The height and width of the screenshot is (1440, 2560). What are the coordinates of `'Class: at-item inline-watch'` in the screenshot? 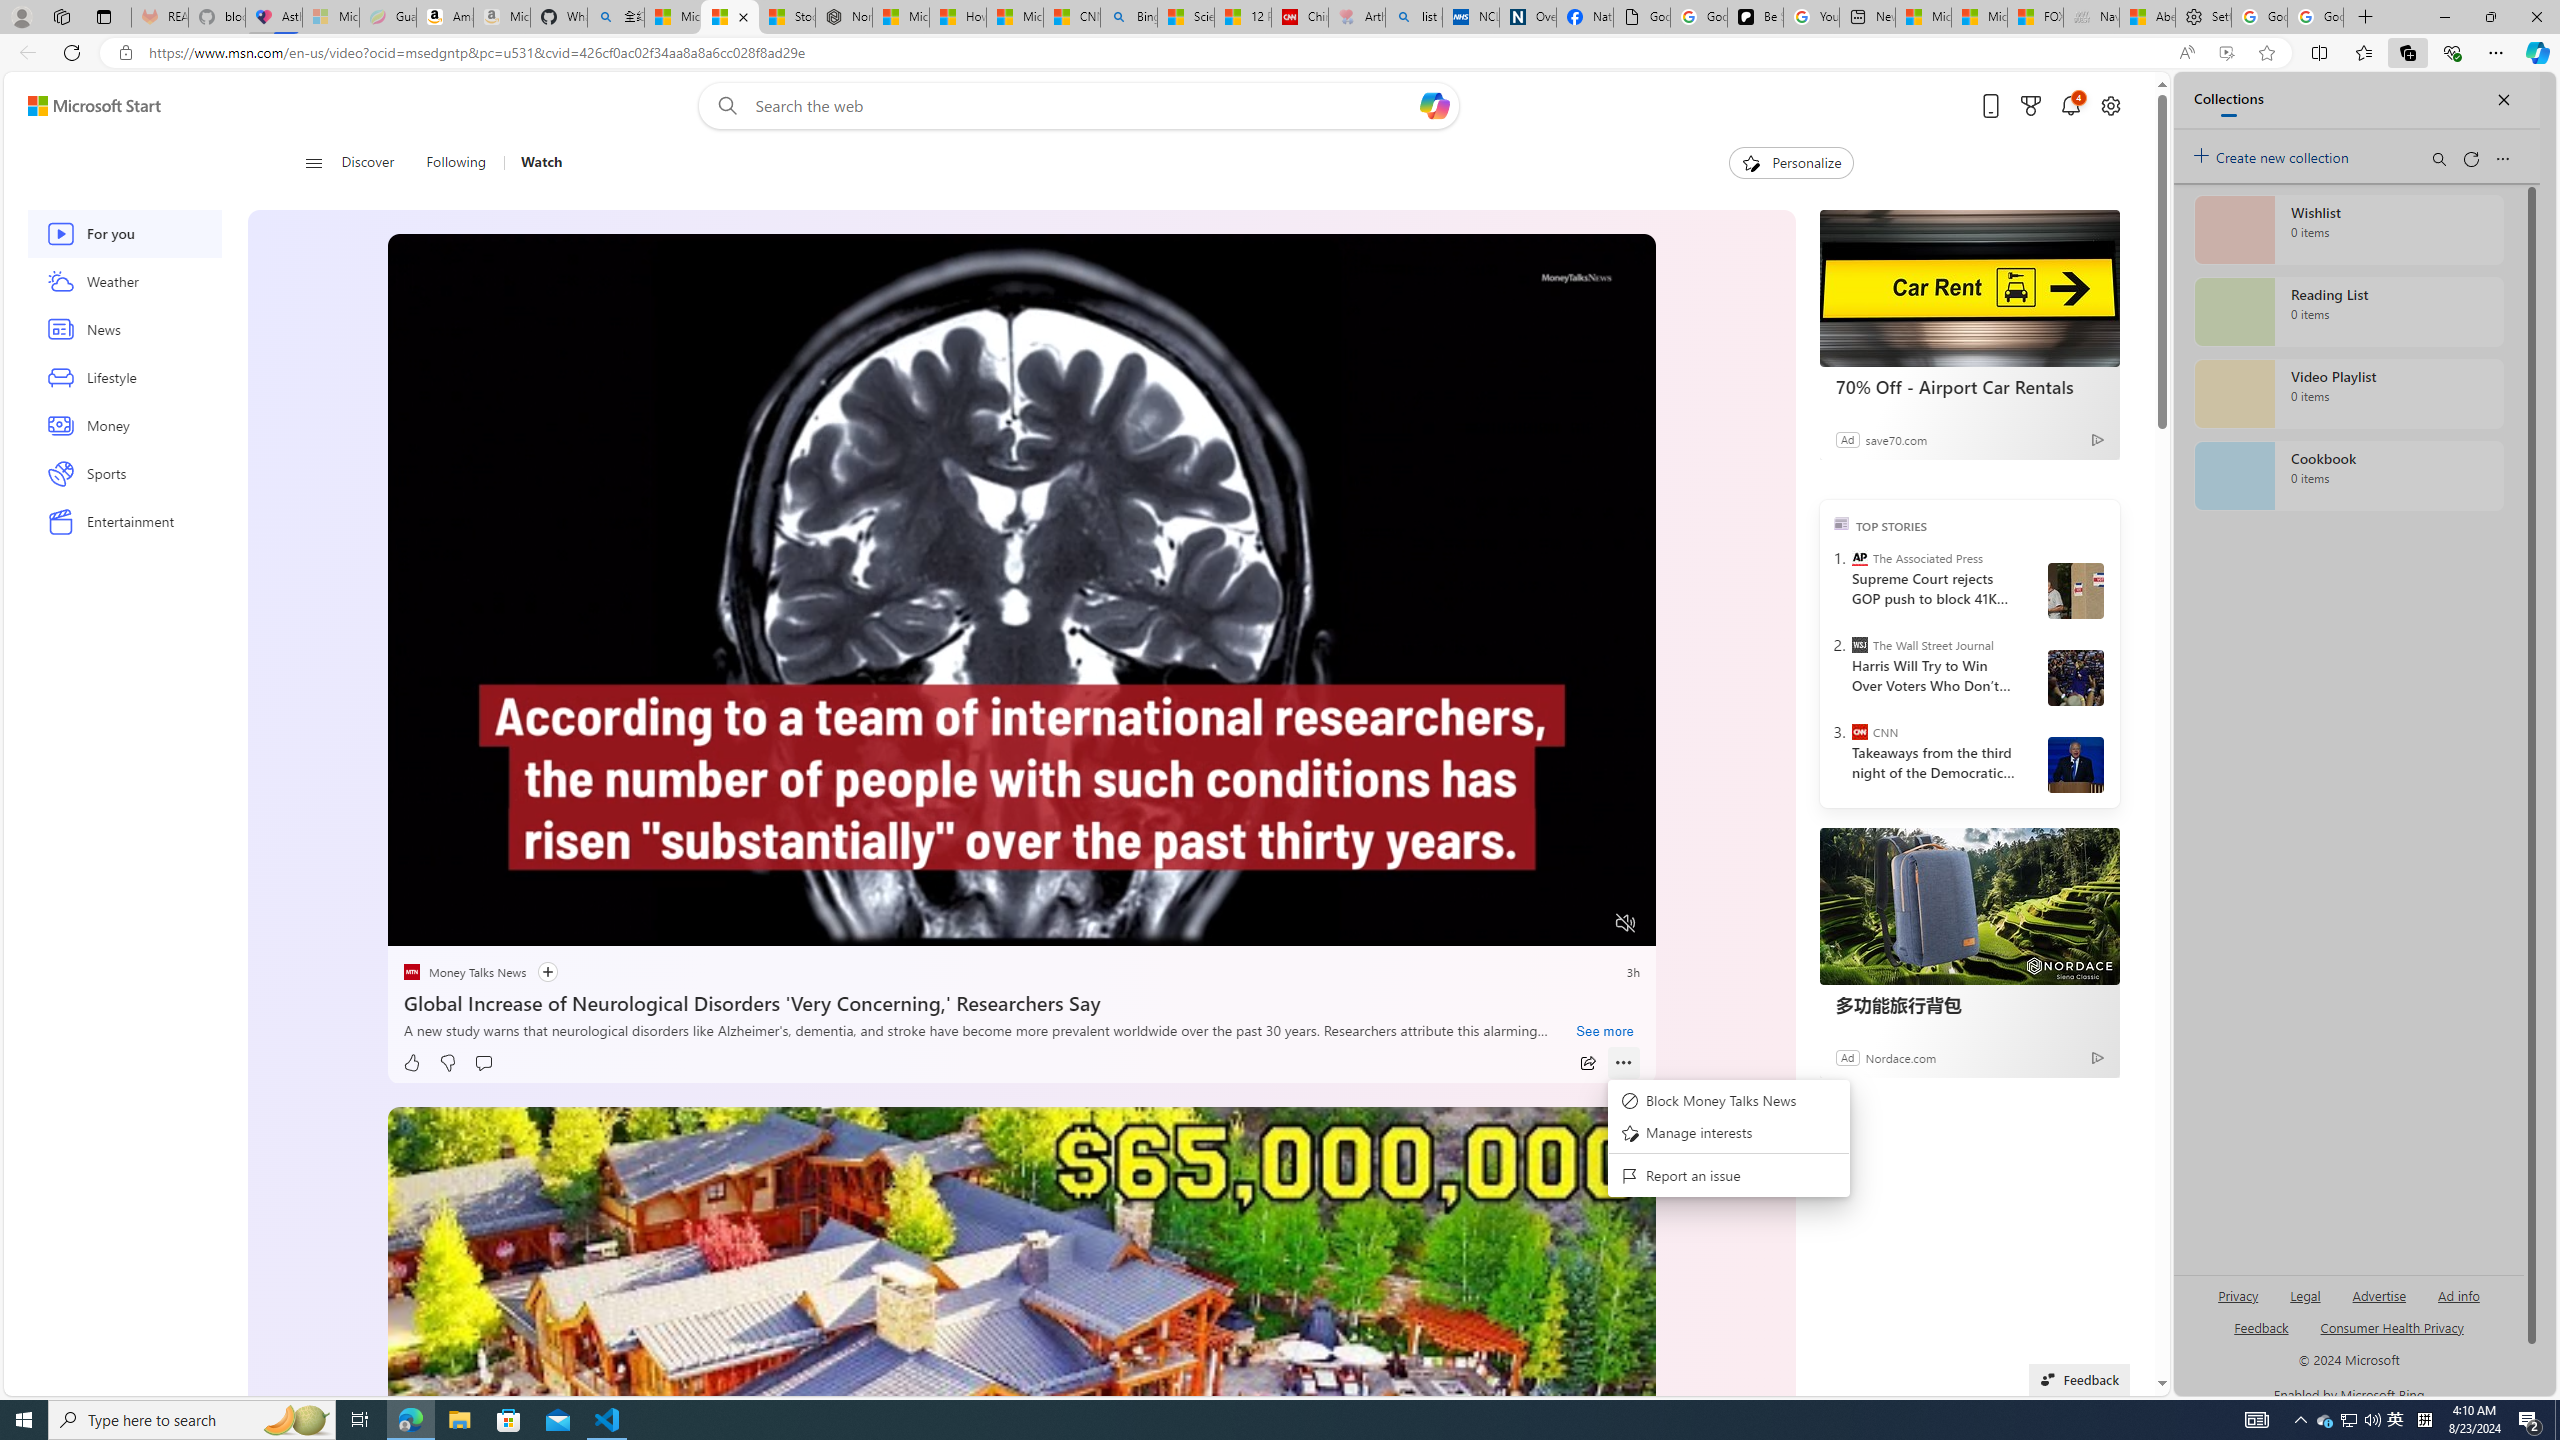 It's located at (1623, 1062).